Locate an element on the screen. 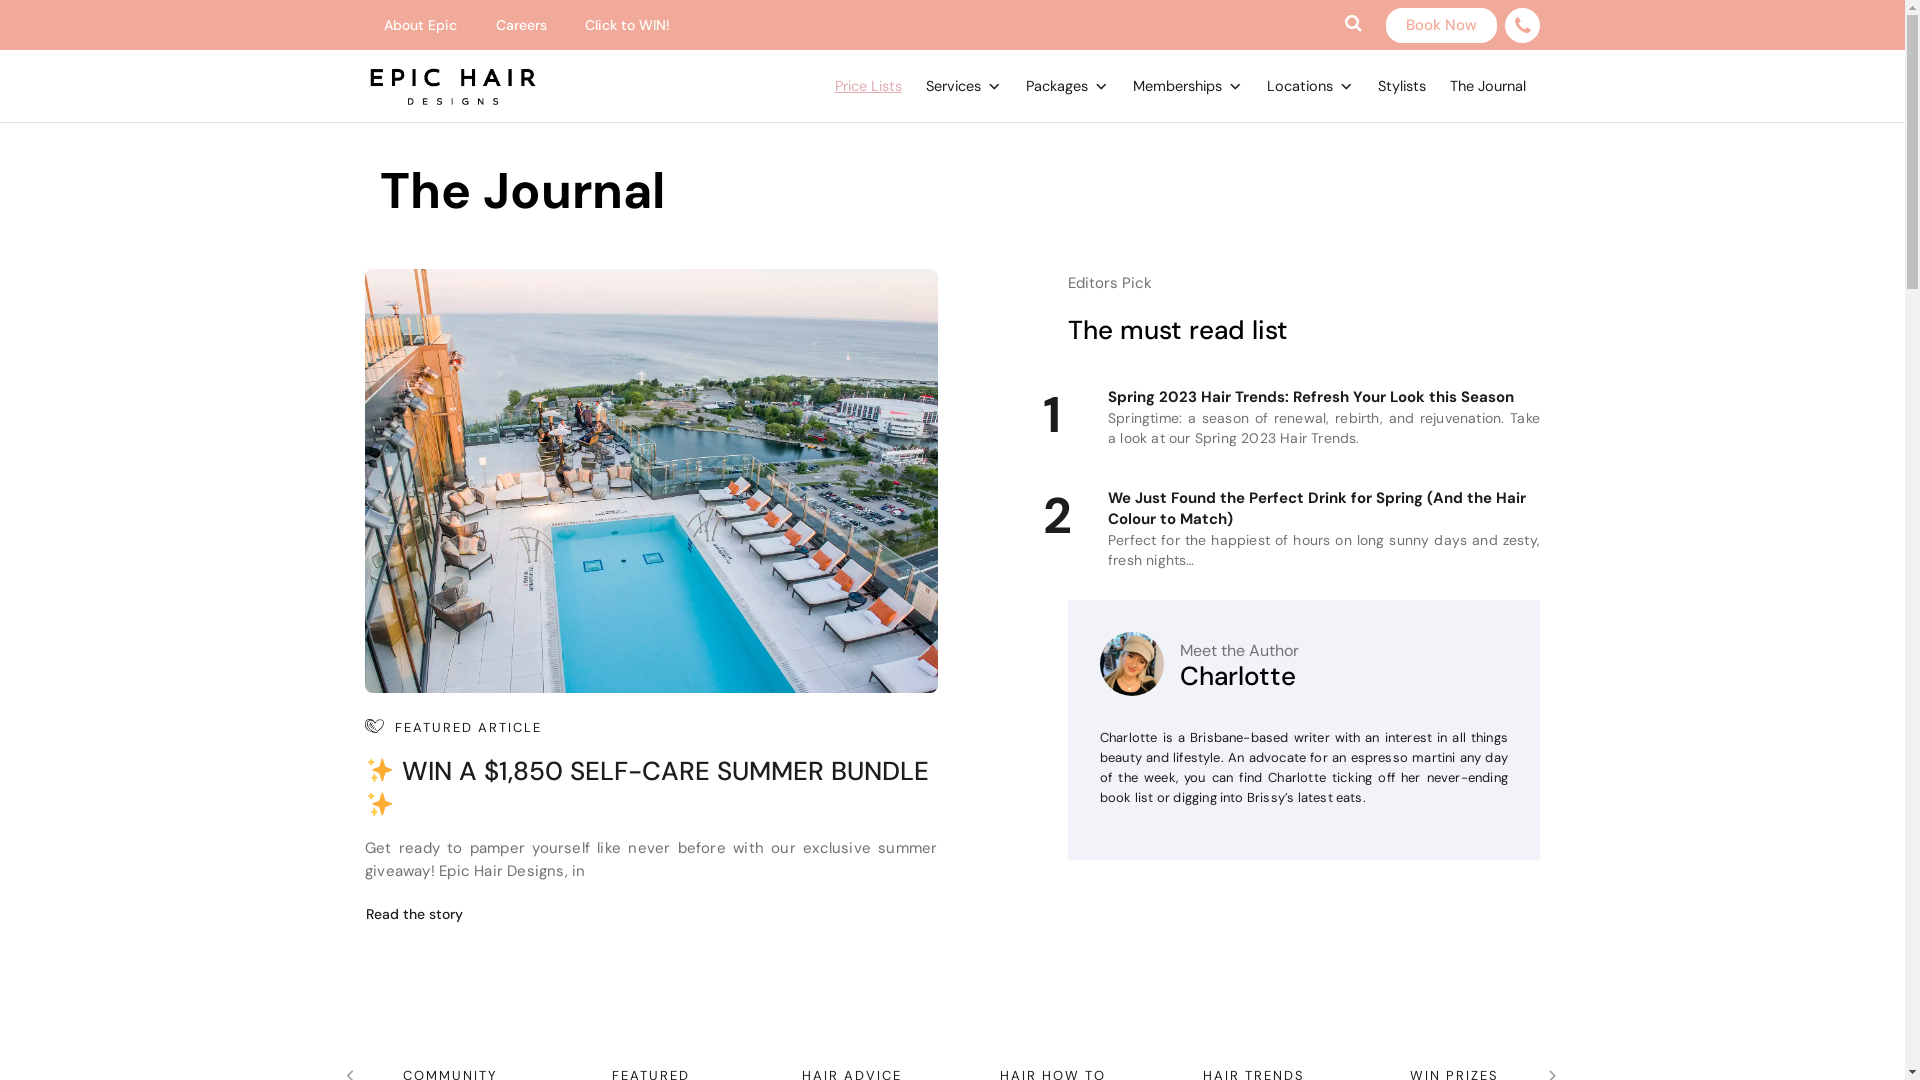  'WIN A $1,850 SELF-CARE SUMMER BUNDLE' is located at coordinates (647, 786).